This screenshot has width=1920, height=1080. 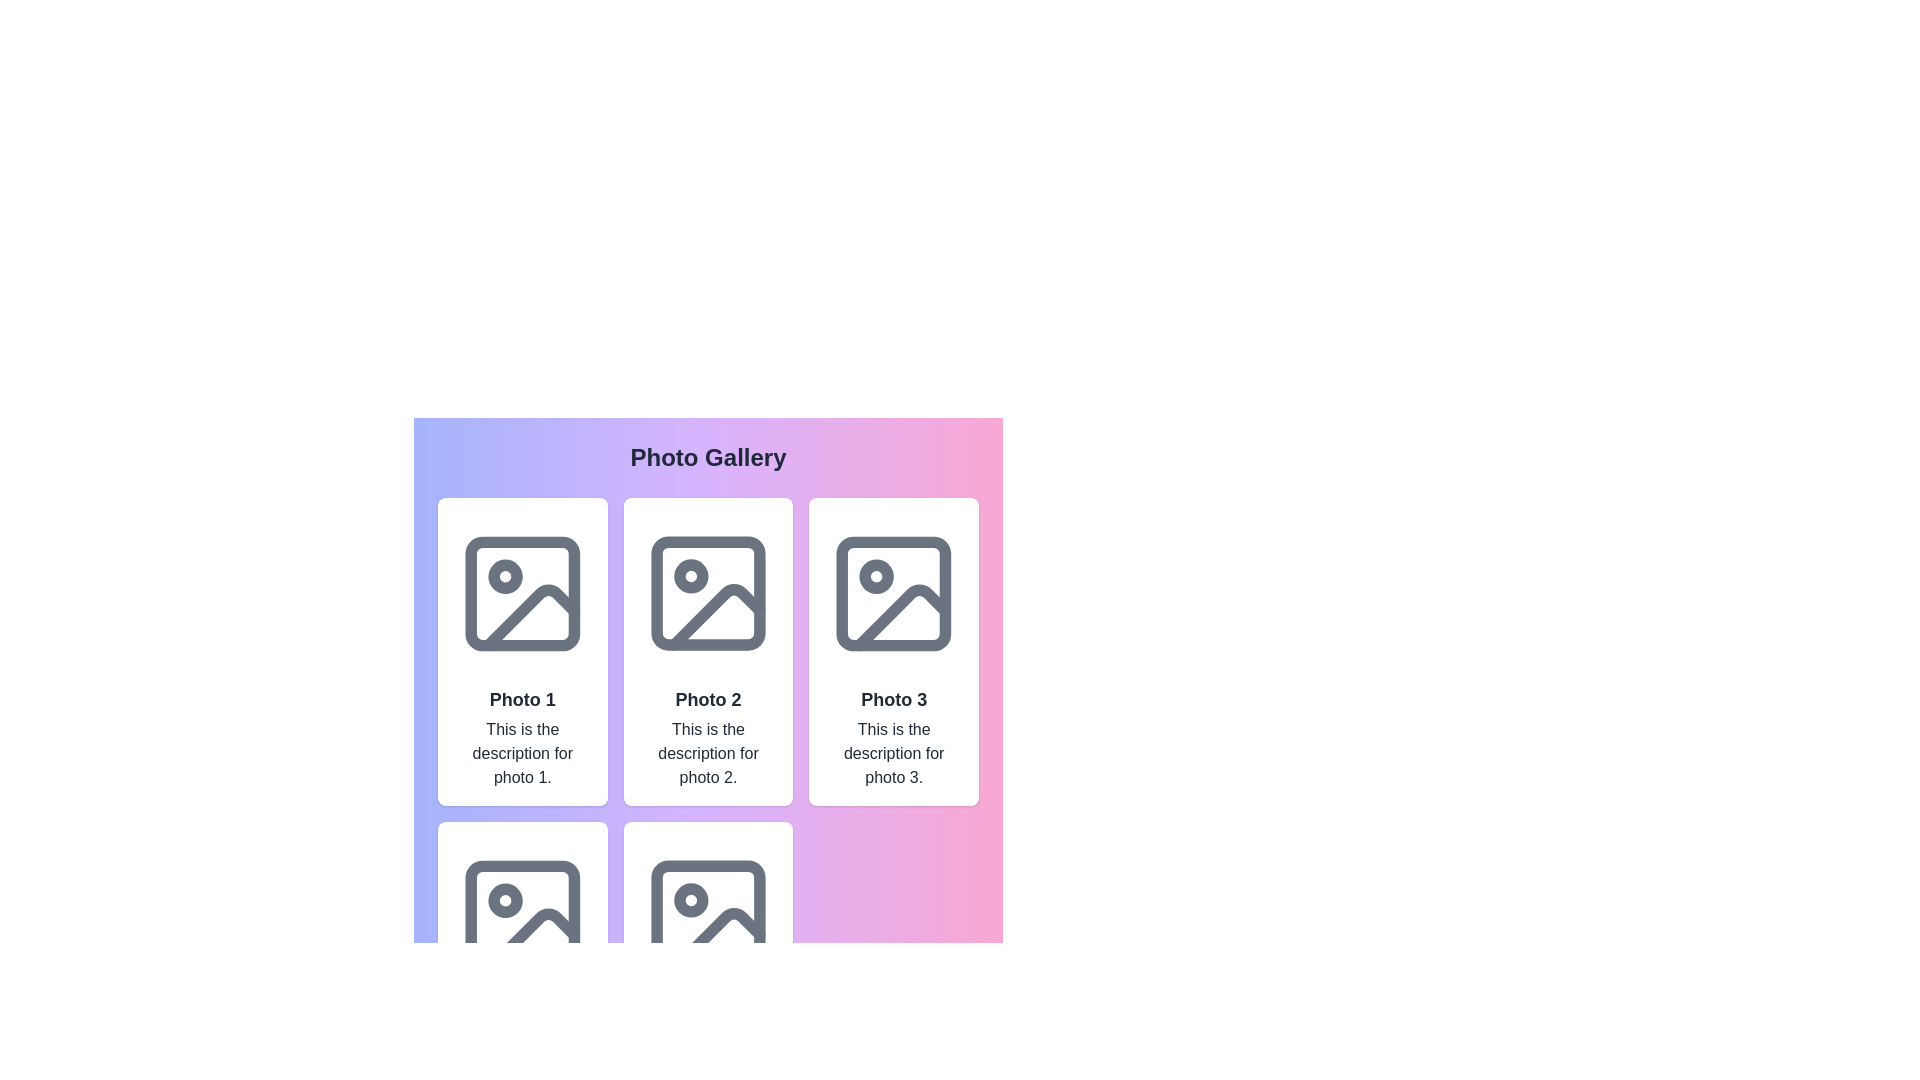 I want to click on the graphical component resembling a slanted line within the first image icon on the left in the top row of the photo gallery grid, so click(x=531, y=616).